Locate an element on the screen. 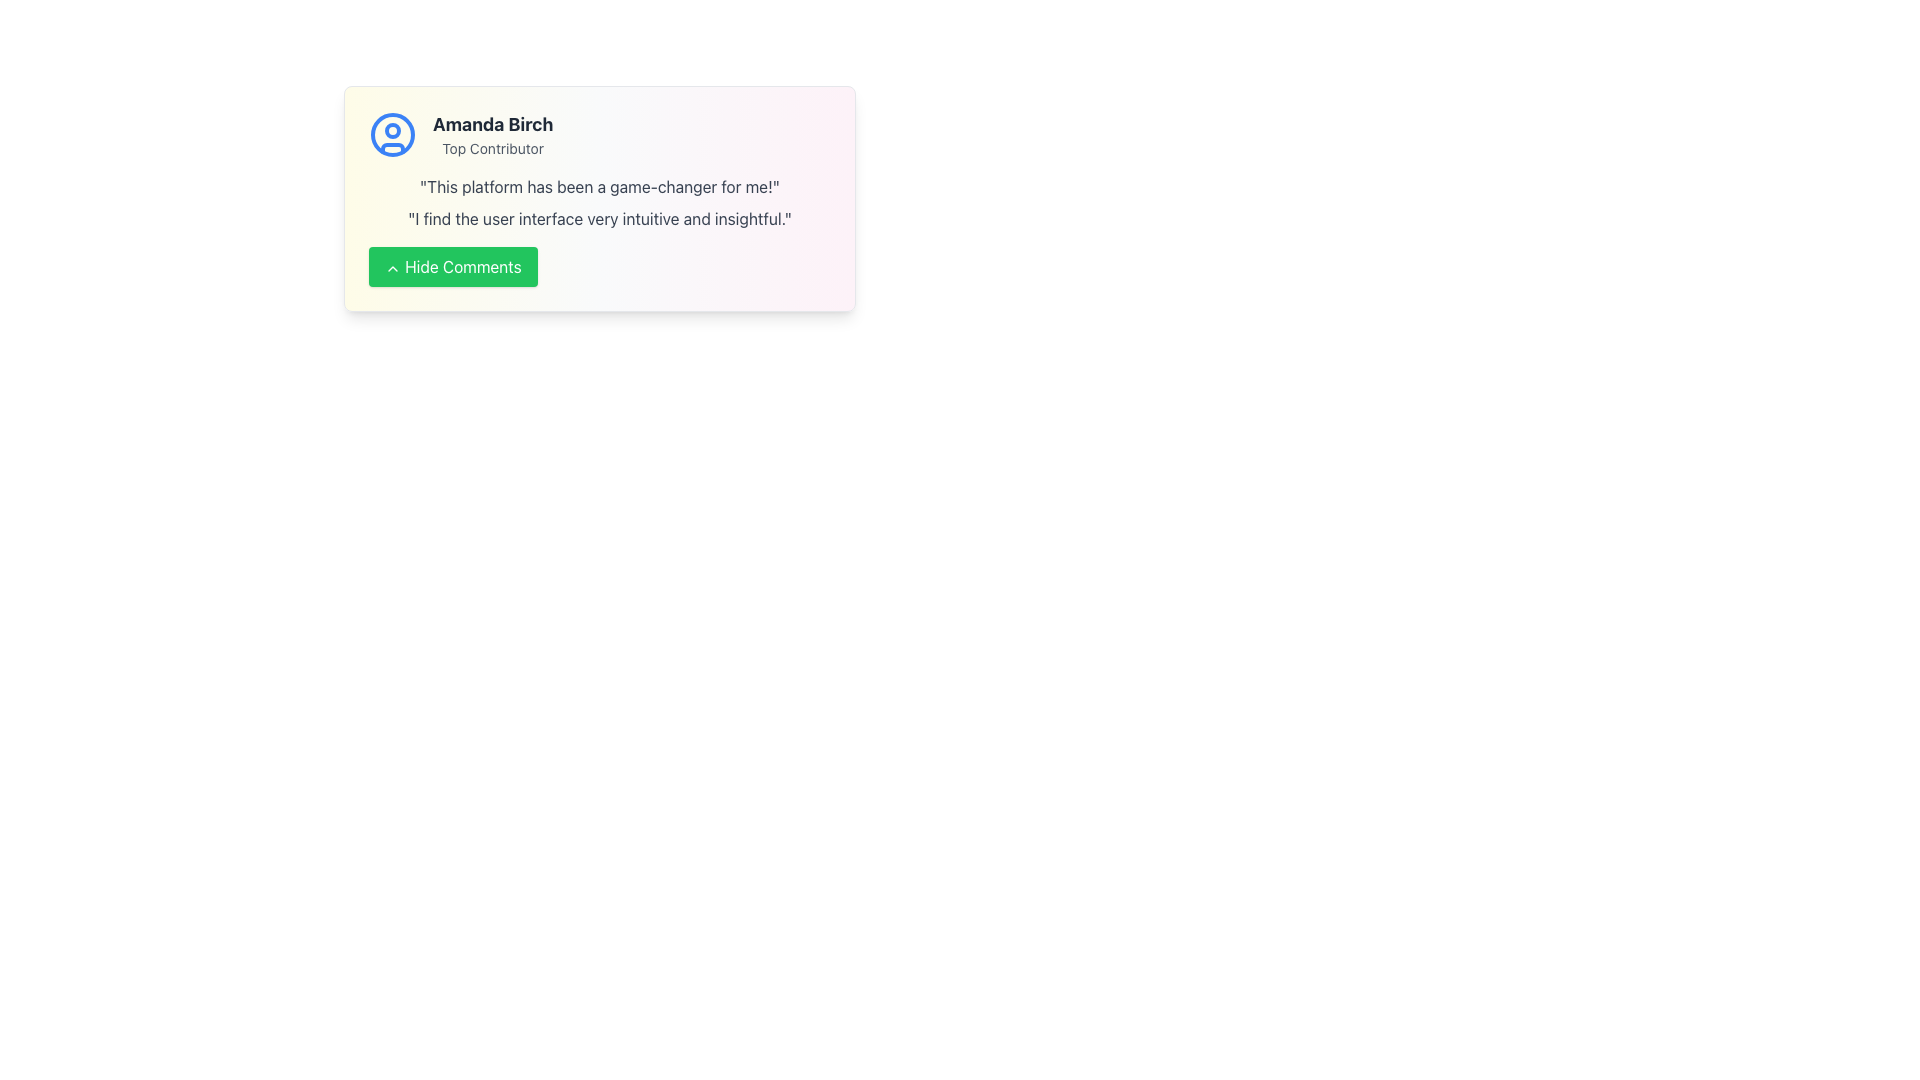 The height and width of the screenshot is (1080, 1920). the circular user profile icon with blue color on a white background located on the extreme left of the section containing the name 'Amanda Birch' and the title 'Top Contributor' is located at coordinates (393, 135).